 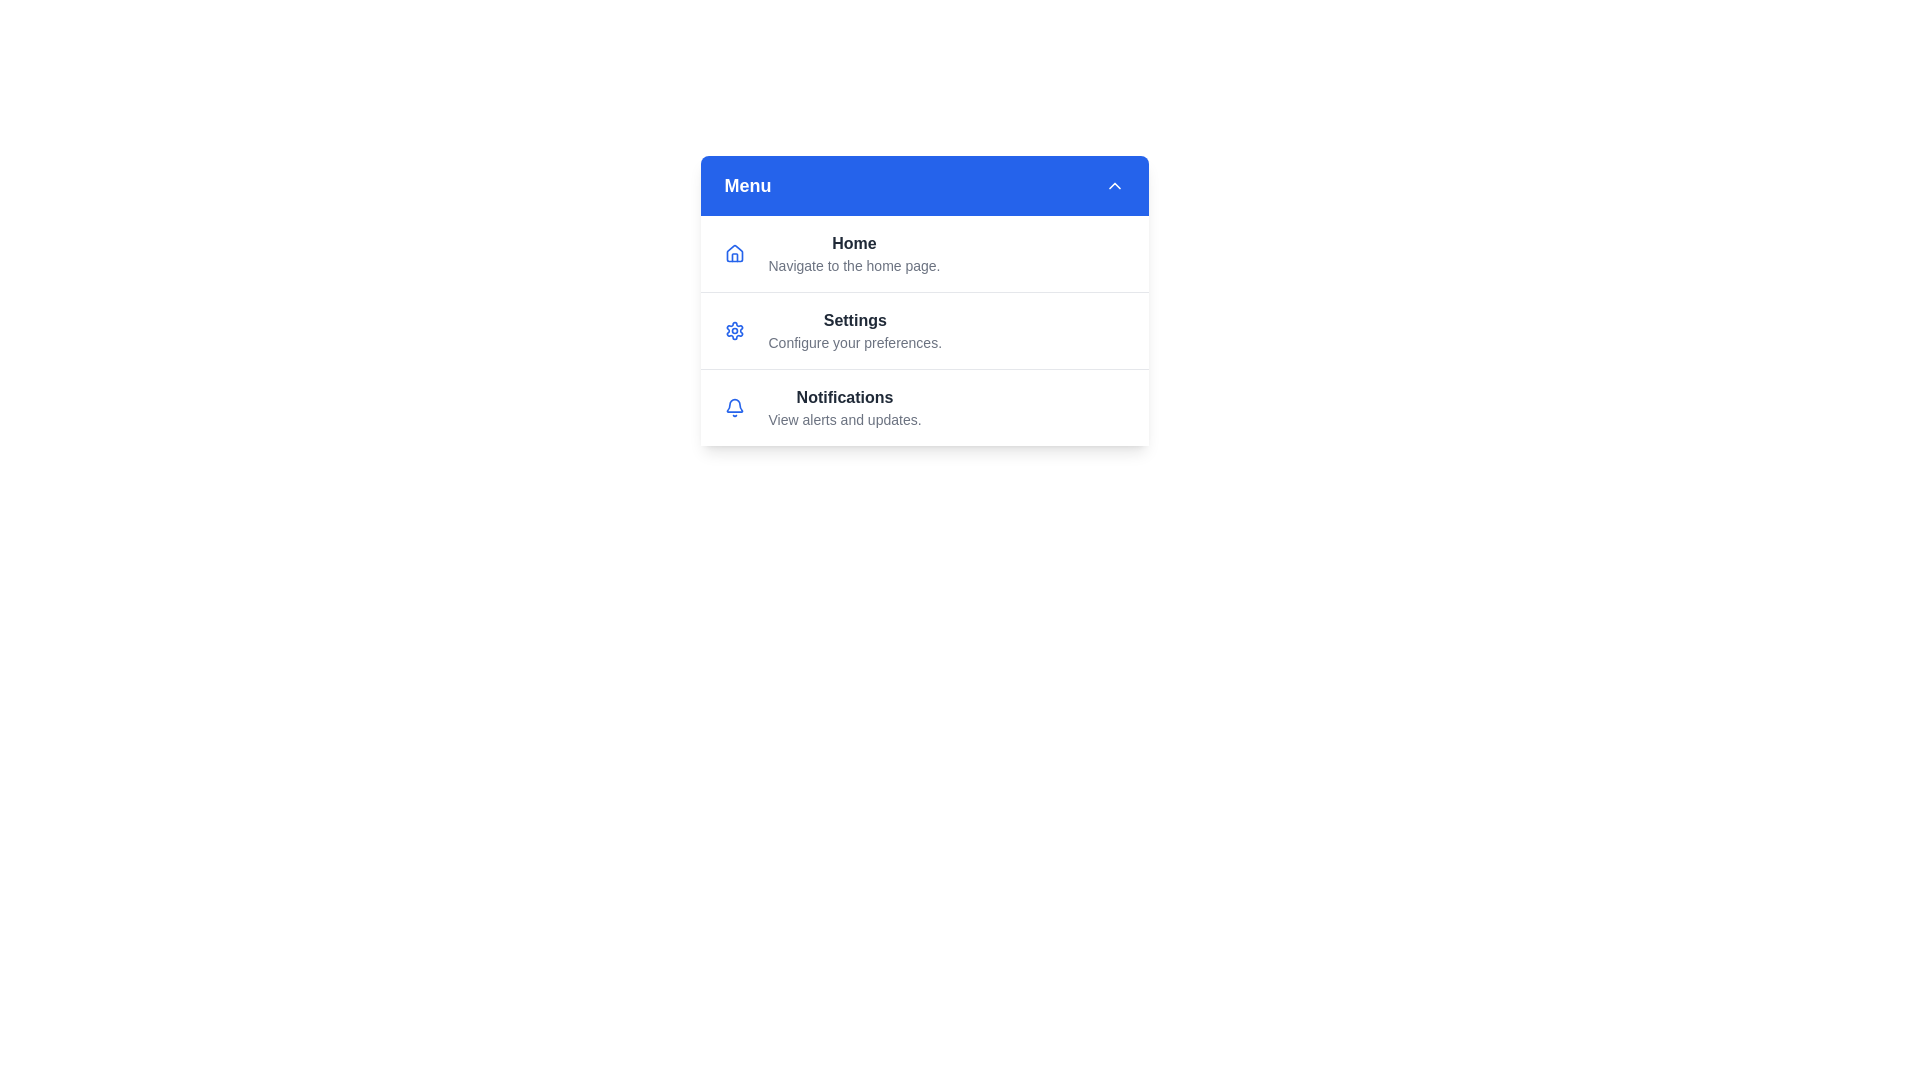 I want to click on the menu item Settings to see its hover effect, so click(x=923, y=329).